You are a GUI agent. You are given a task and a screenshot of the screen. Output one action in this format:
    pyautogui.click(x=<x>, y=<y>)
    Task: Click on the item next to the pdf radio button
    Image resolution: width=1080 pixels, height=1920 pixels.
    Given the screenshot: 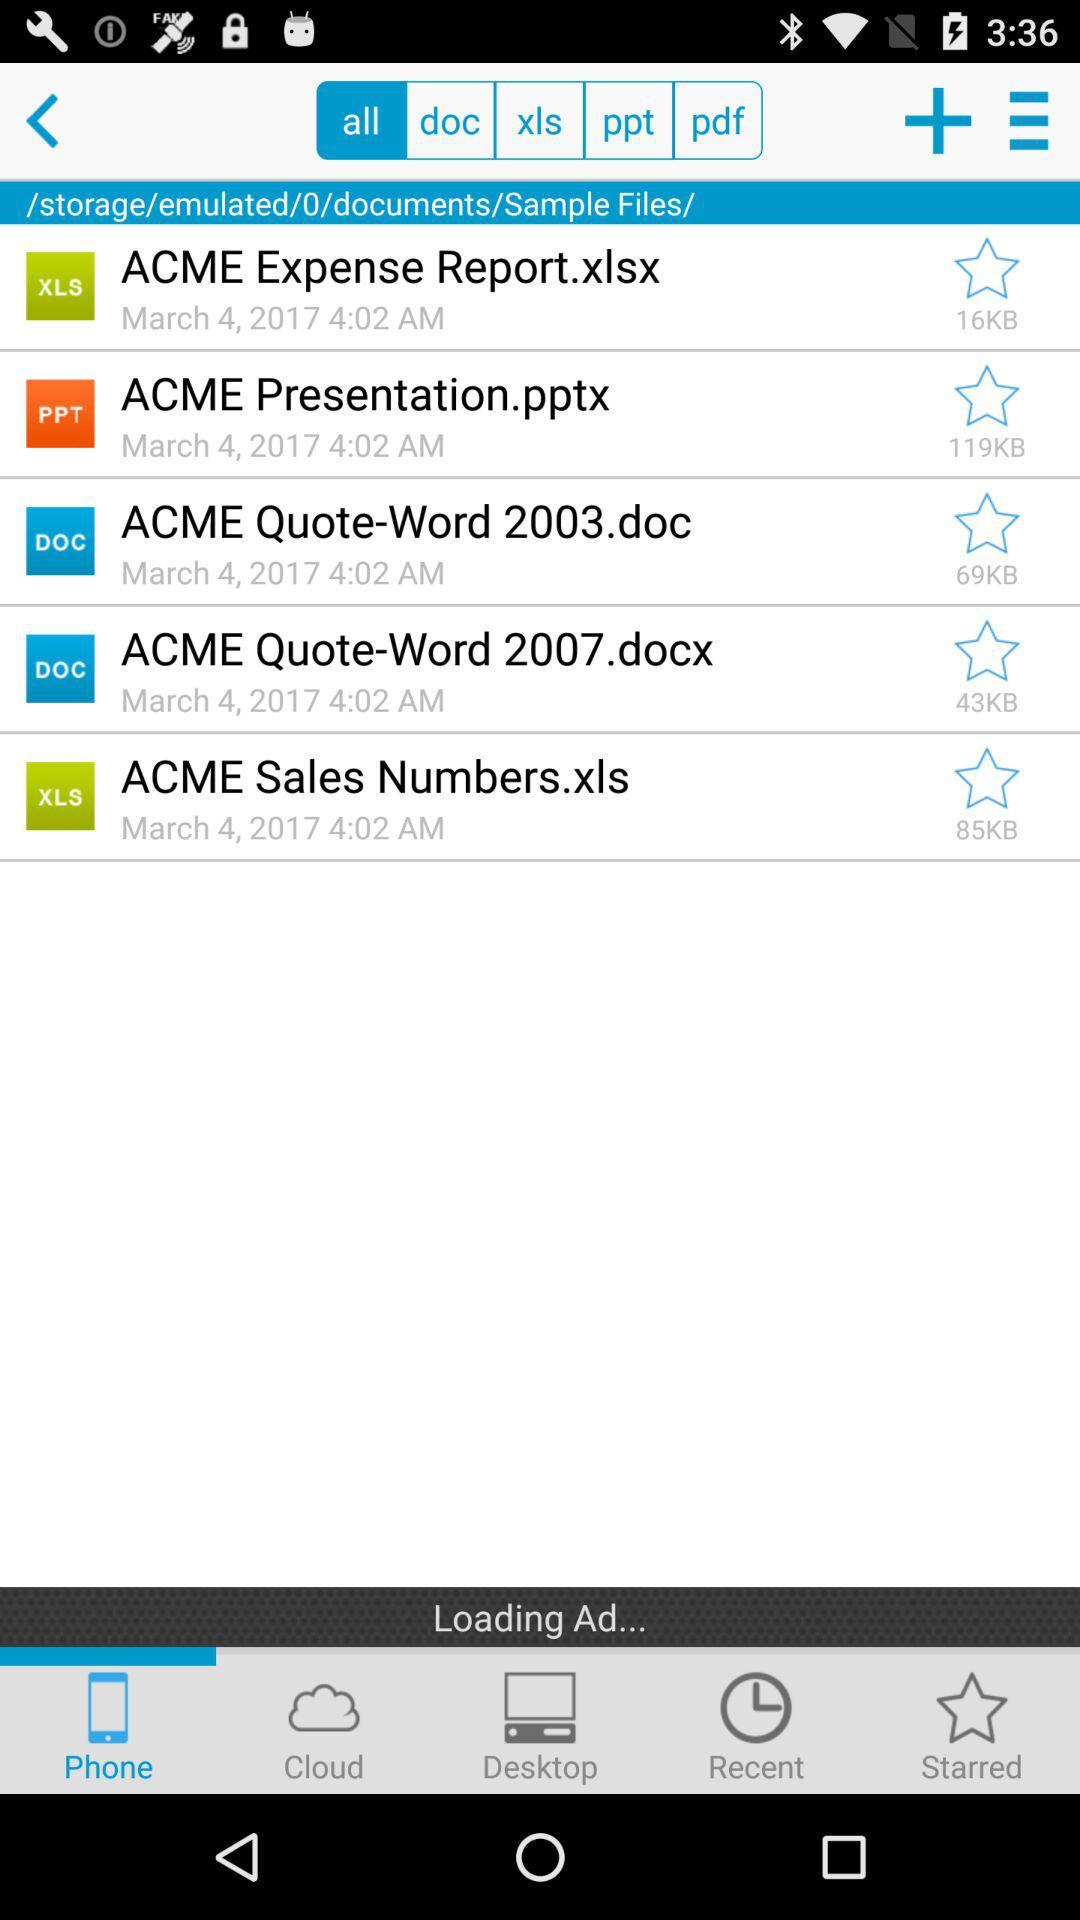 What is the action you would take?
    pyautogui.click(x=937, y=119)
    